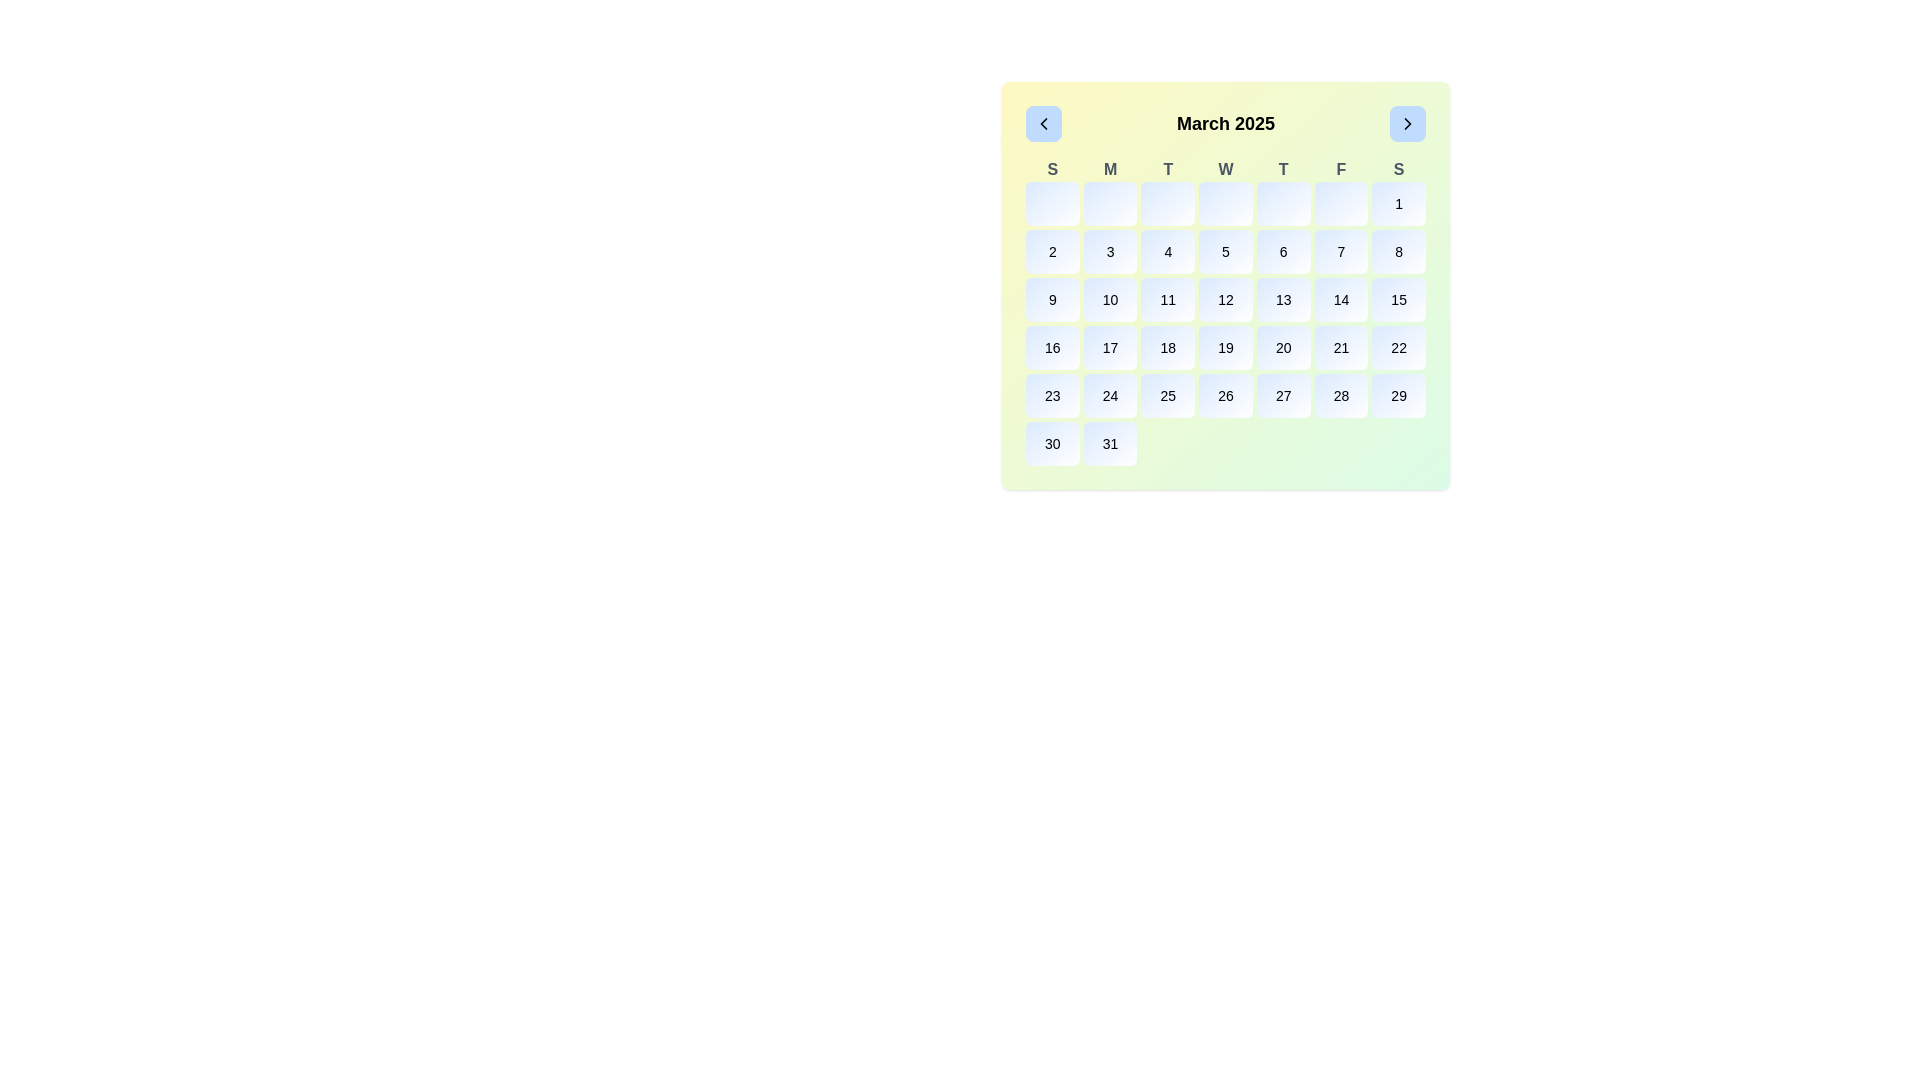  Describe the element at coordinates (1051, 250) in the screenshot. I see `the grid item button displaying the number '2' in the second row of the grid under 'March 2025'` at that location.